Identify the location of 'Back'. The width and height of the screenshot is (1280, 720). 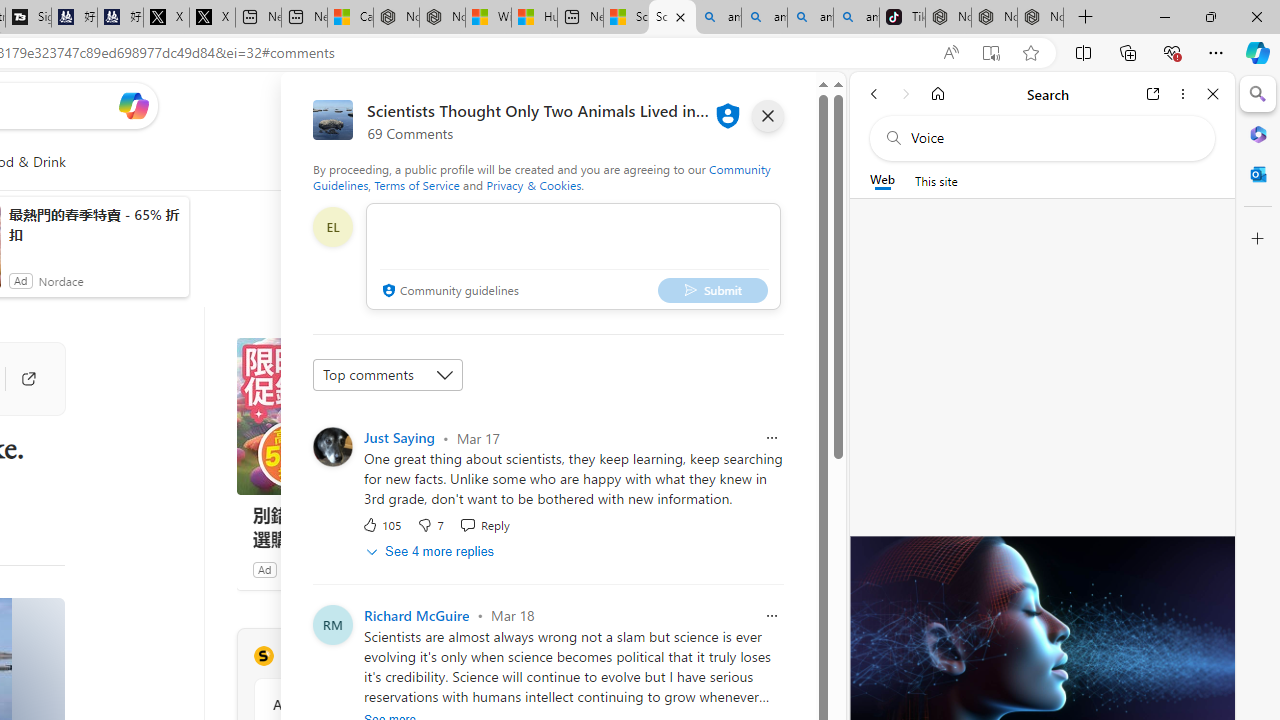
(874, 93).